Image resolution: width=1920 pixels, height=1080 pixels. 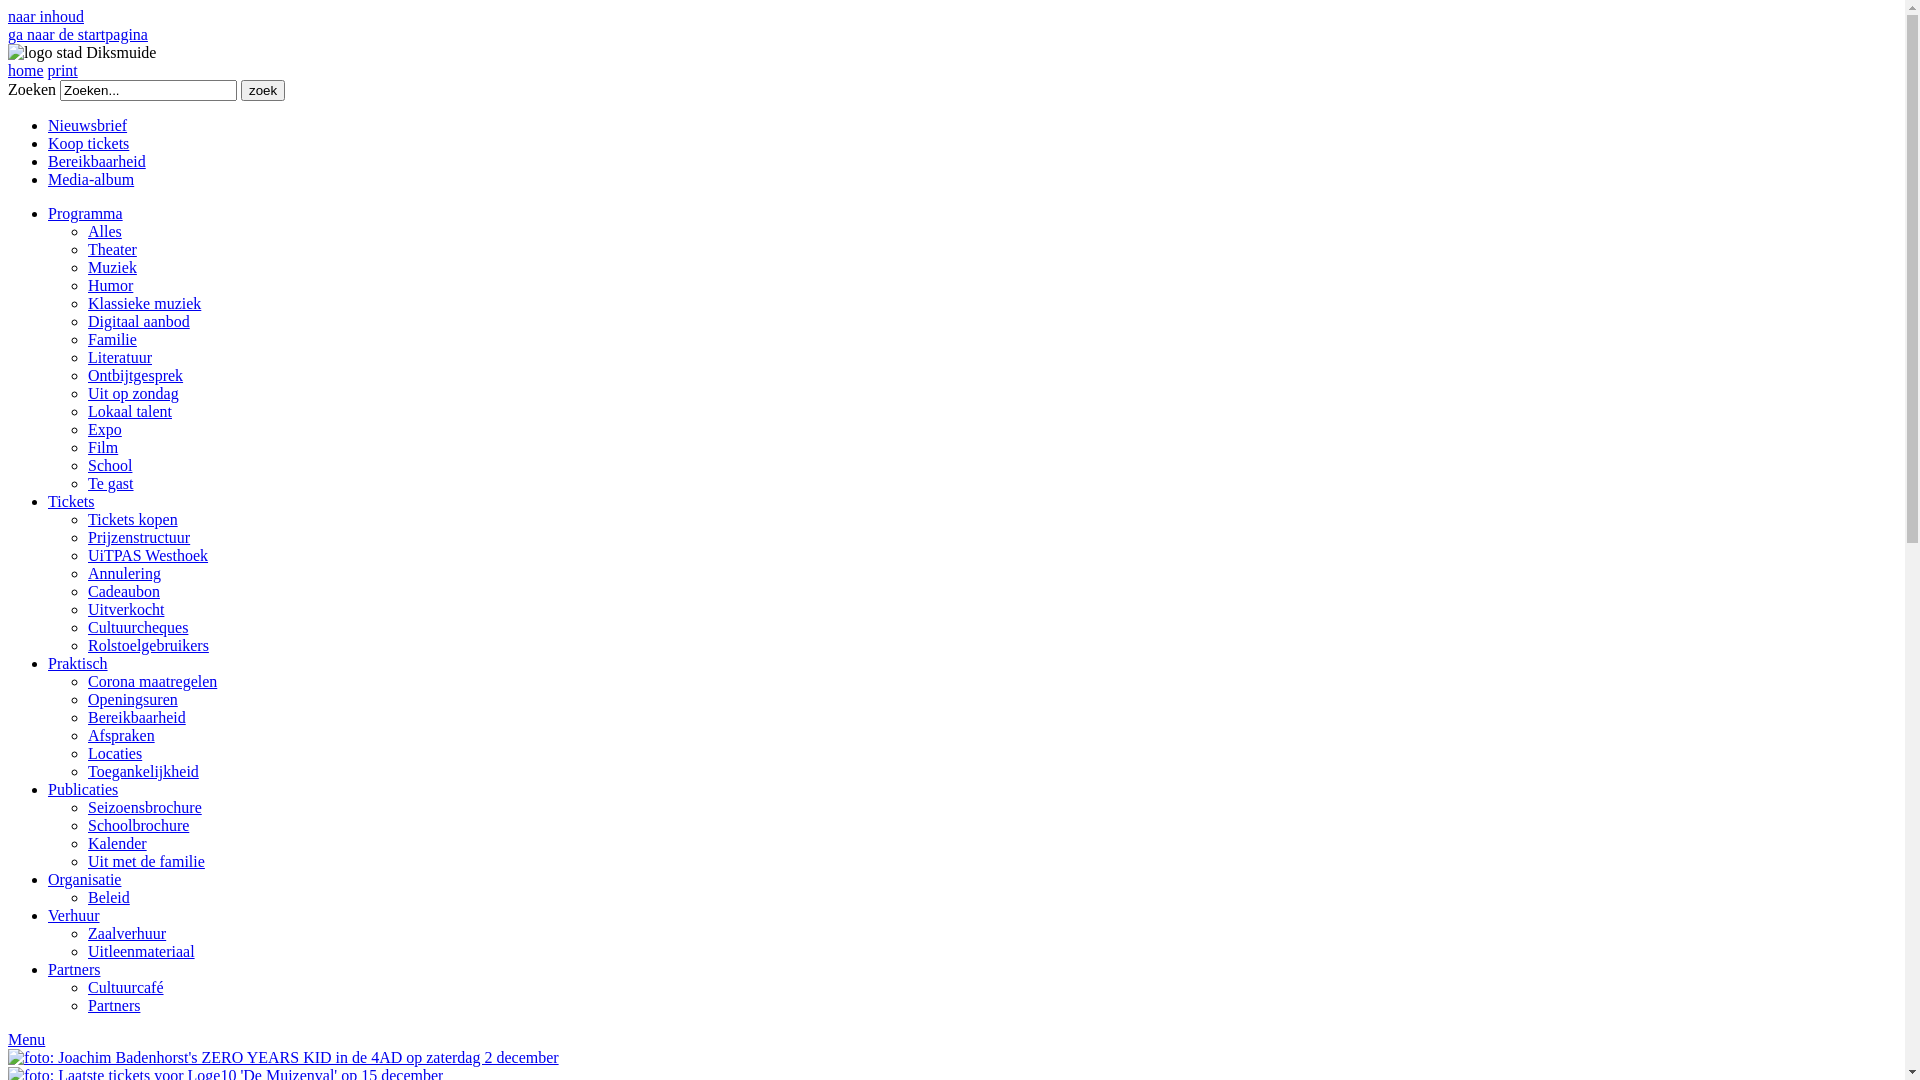 I want to click on 'Partners', so click(x=73, y=968).